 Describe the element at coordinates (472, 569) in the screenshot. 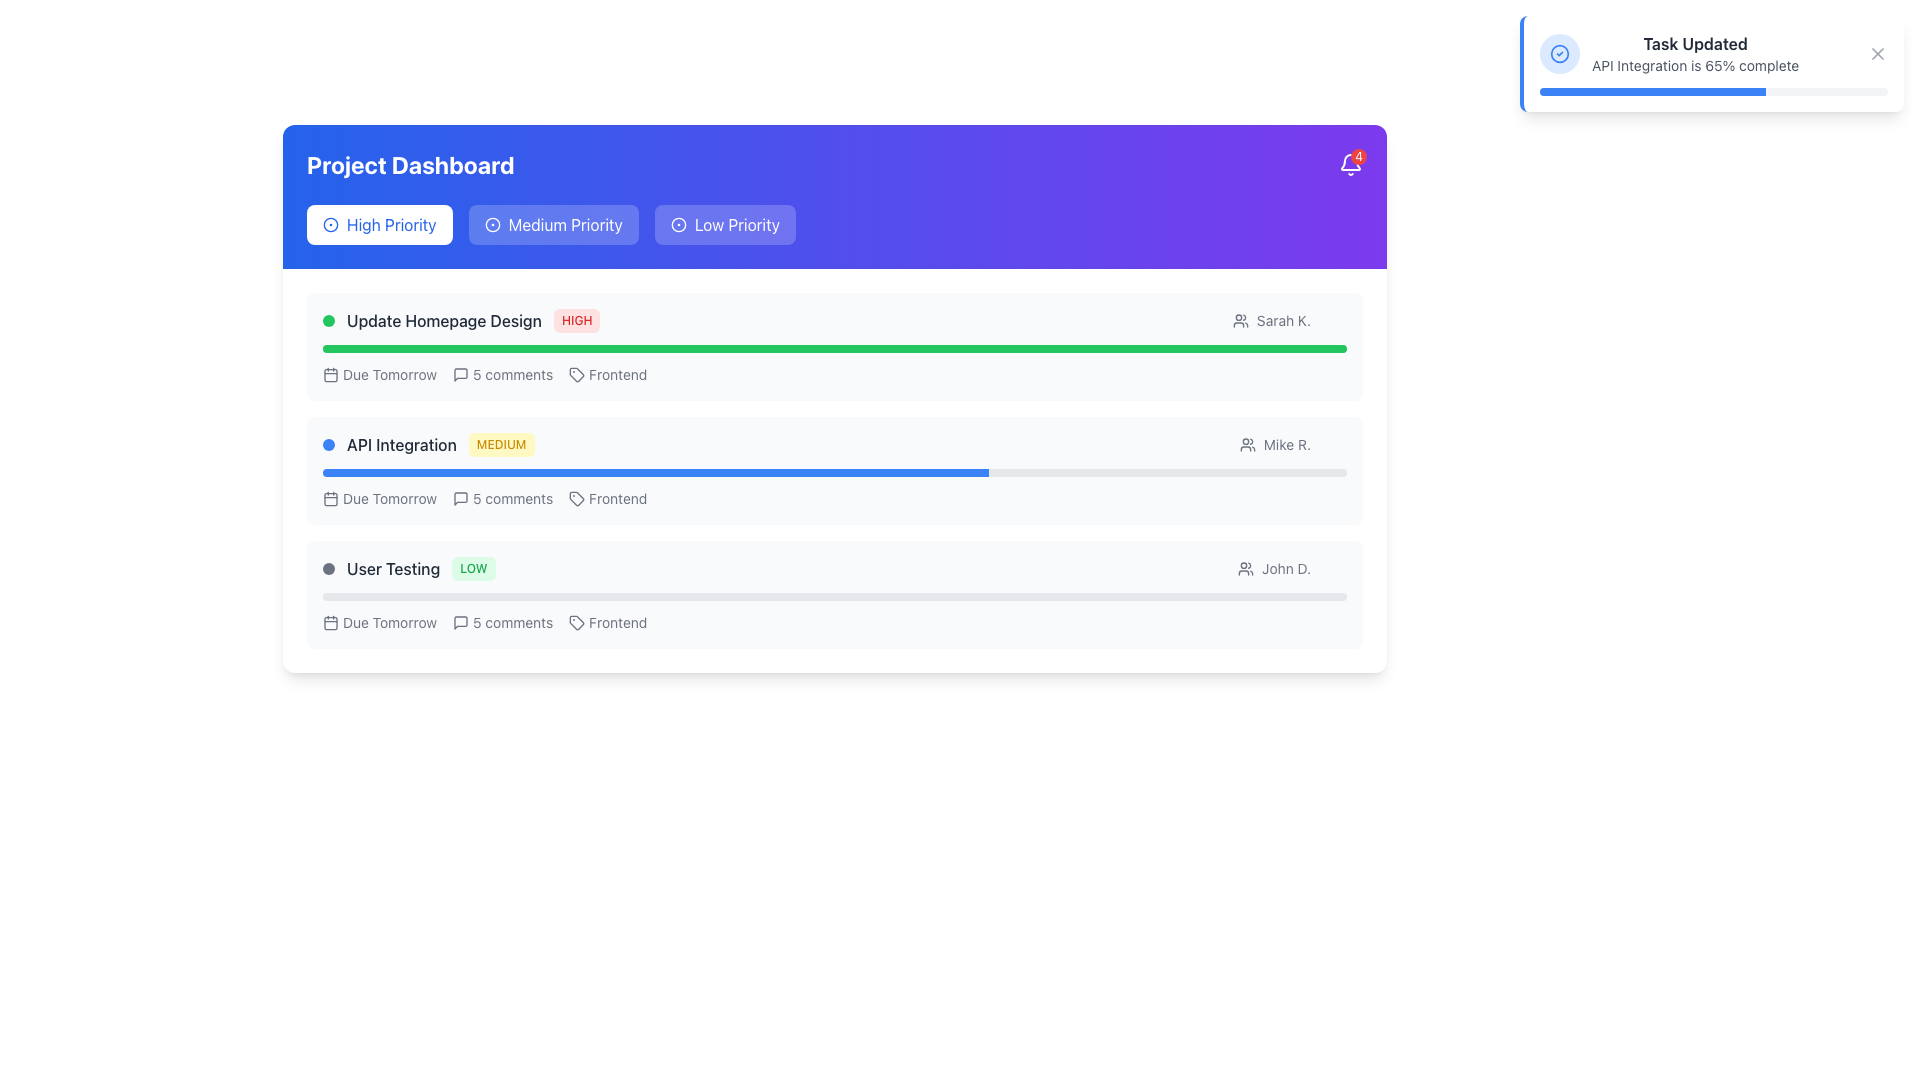

I see `text from the 'LOW' priority status badge located to the right of the 'User Testing' text in the User Testing priority section` at that location.